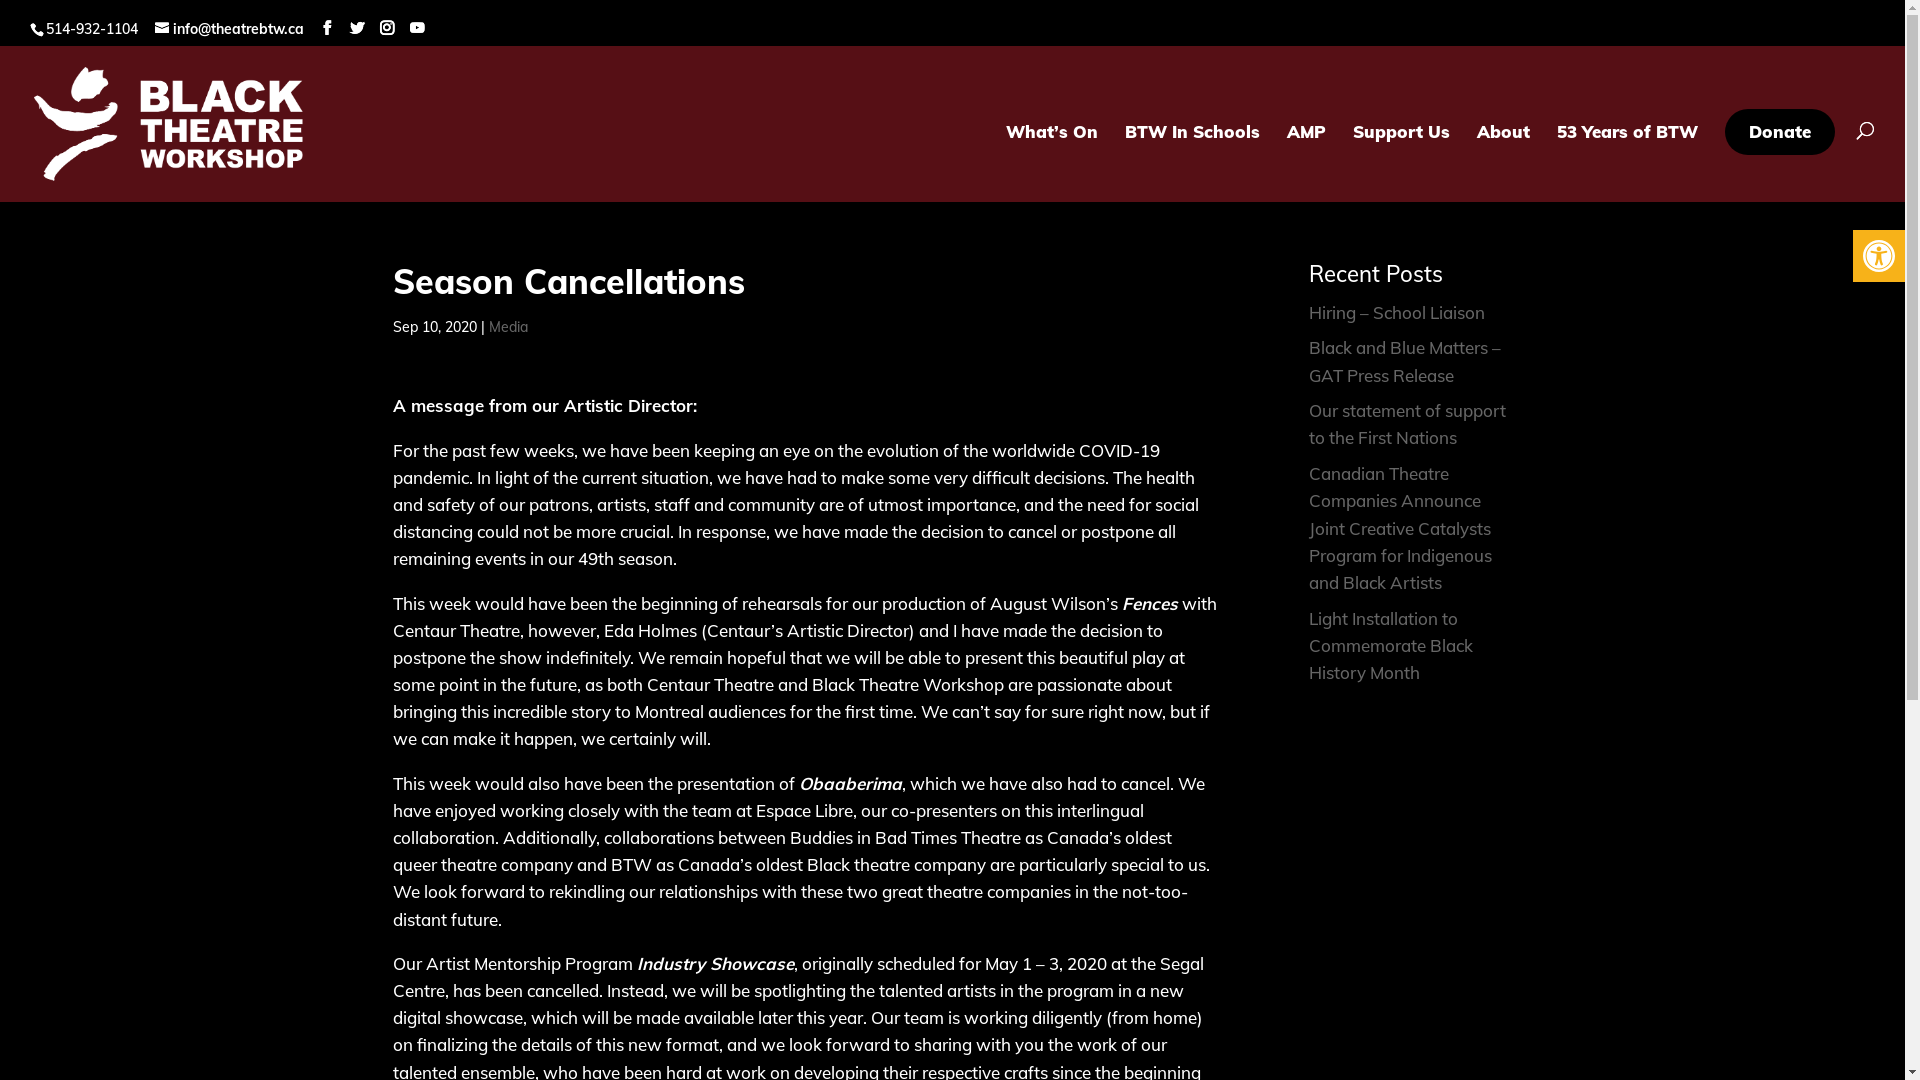 The image size is (1920, 1080). Describe the element at coordinates (1306, 162) in the screenshot. I see `'AMP'` at that location.